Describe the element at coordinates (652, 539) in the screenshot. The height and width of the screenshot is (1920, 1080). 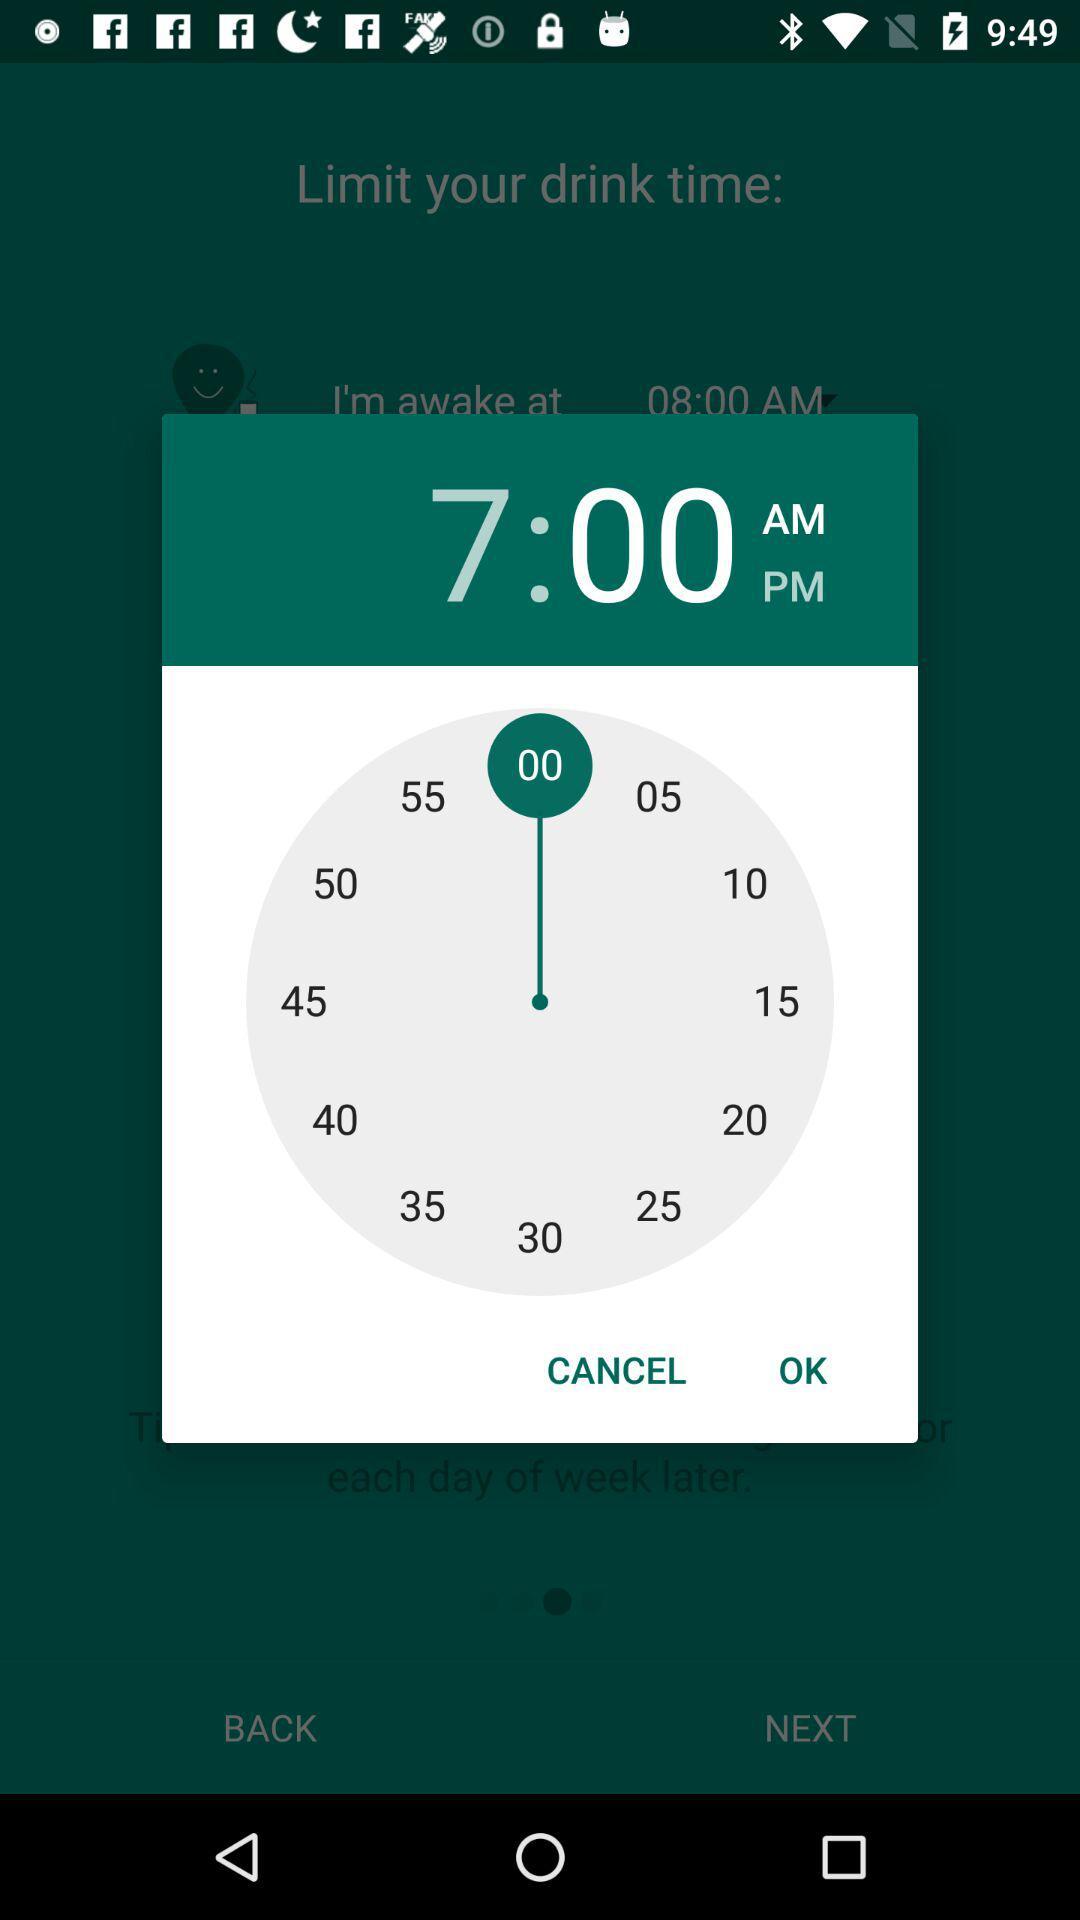
I see `00` at that location.